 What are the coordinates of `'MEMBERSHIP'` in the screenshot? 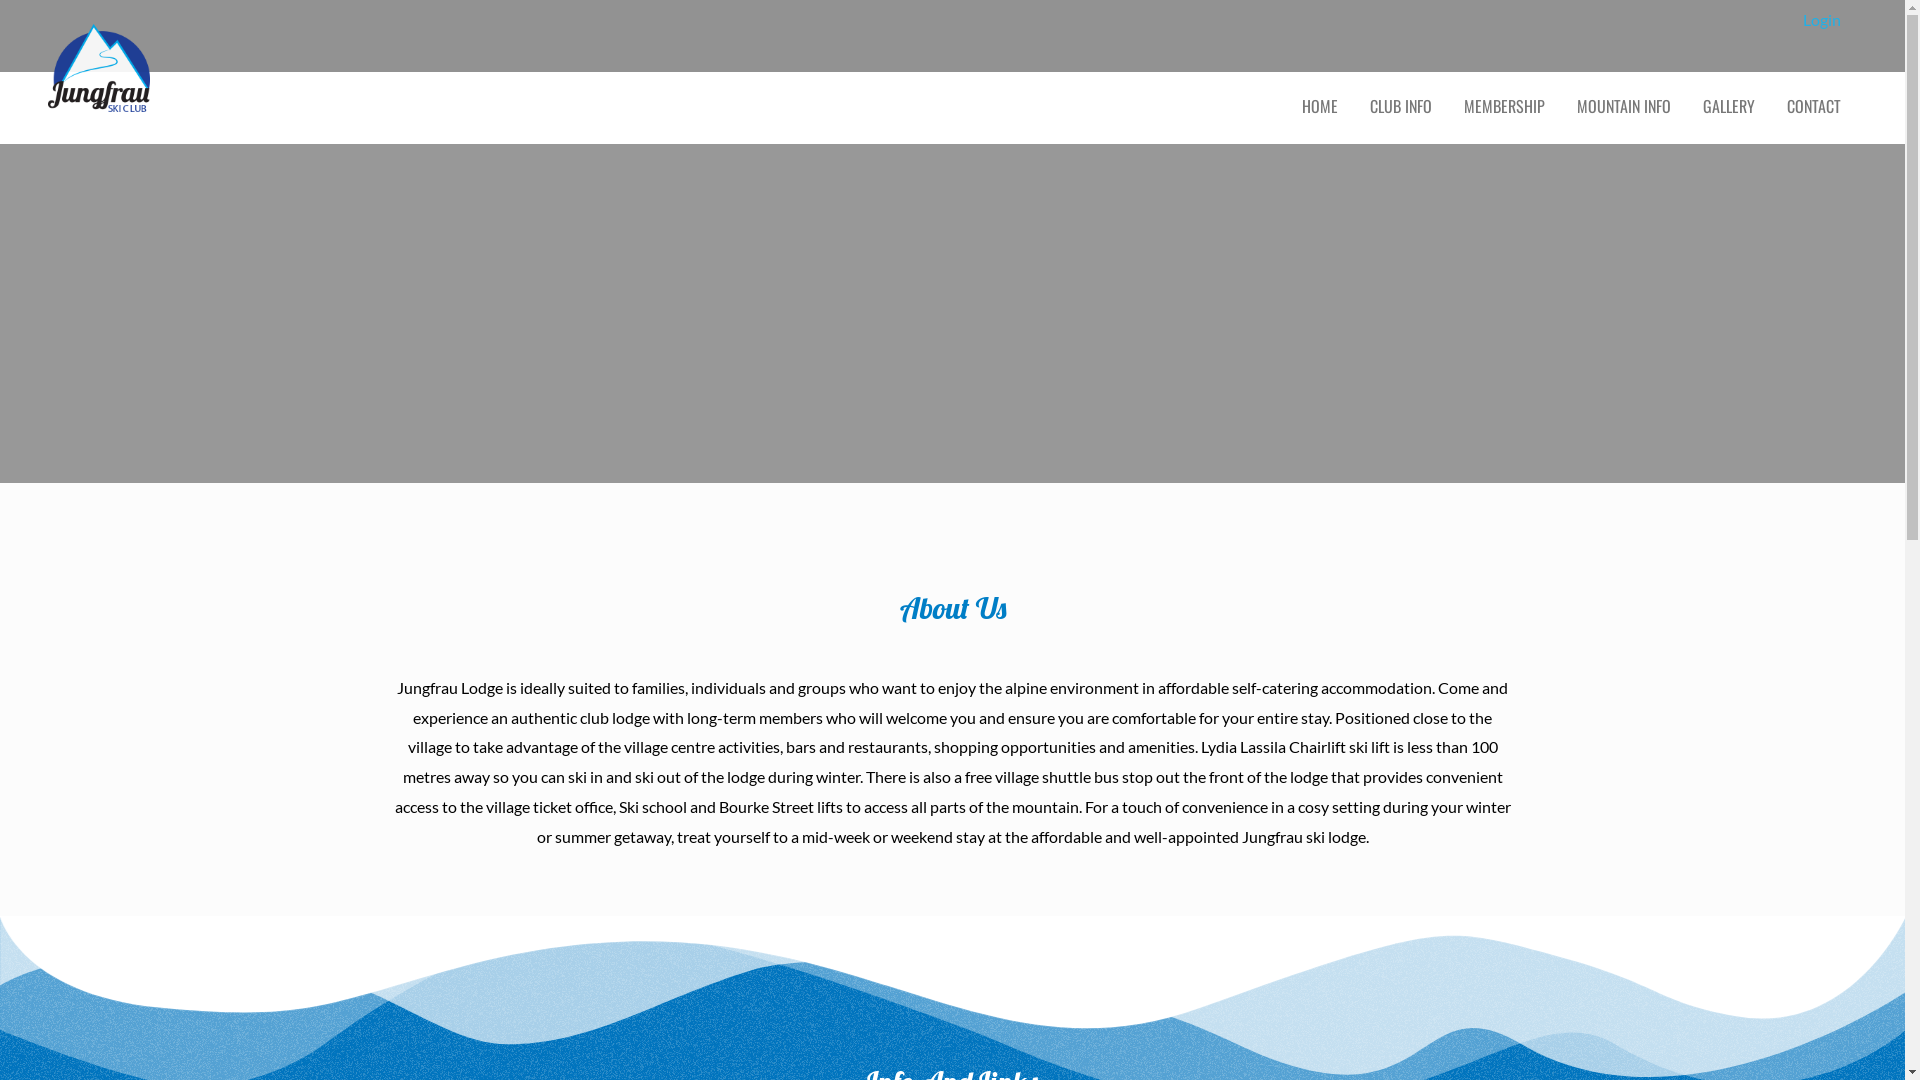 It's located at (1504, 105).